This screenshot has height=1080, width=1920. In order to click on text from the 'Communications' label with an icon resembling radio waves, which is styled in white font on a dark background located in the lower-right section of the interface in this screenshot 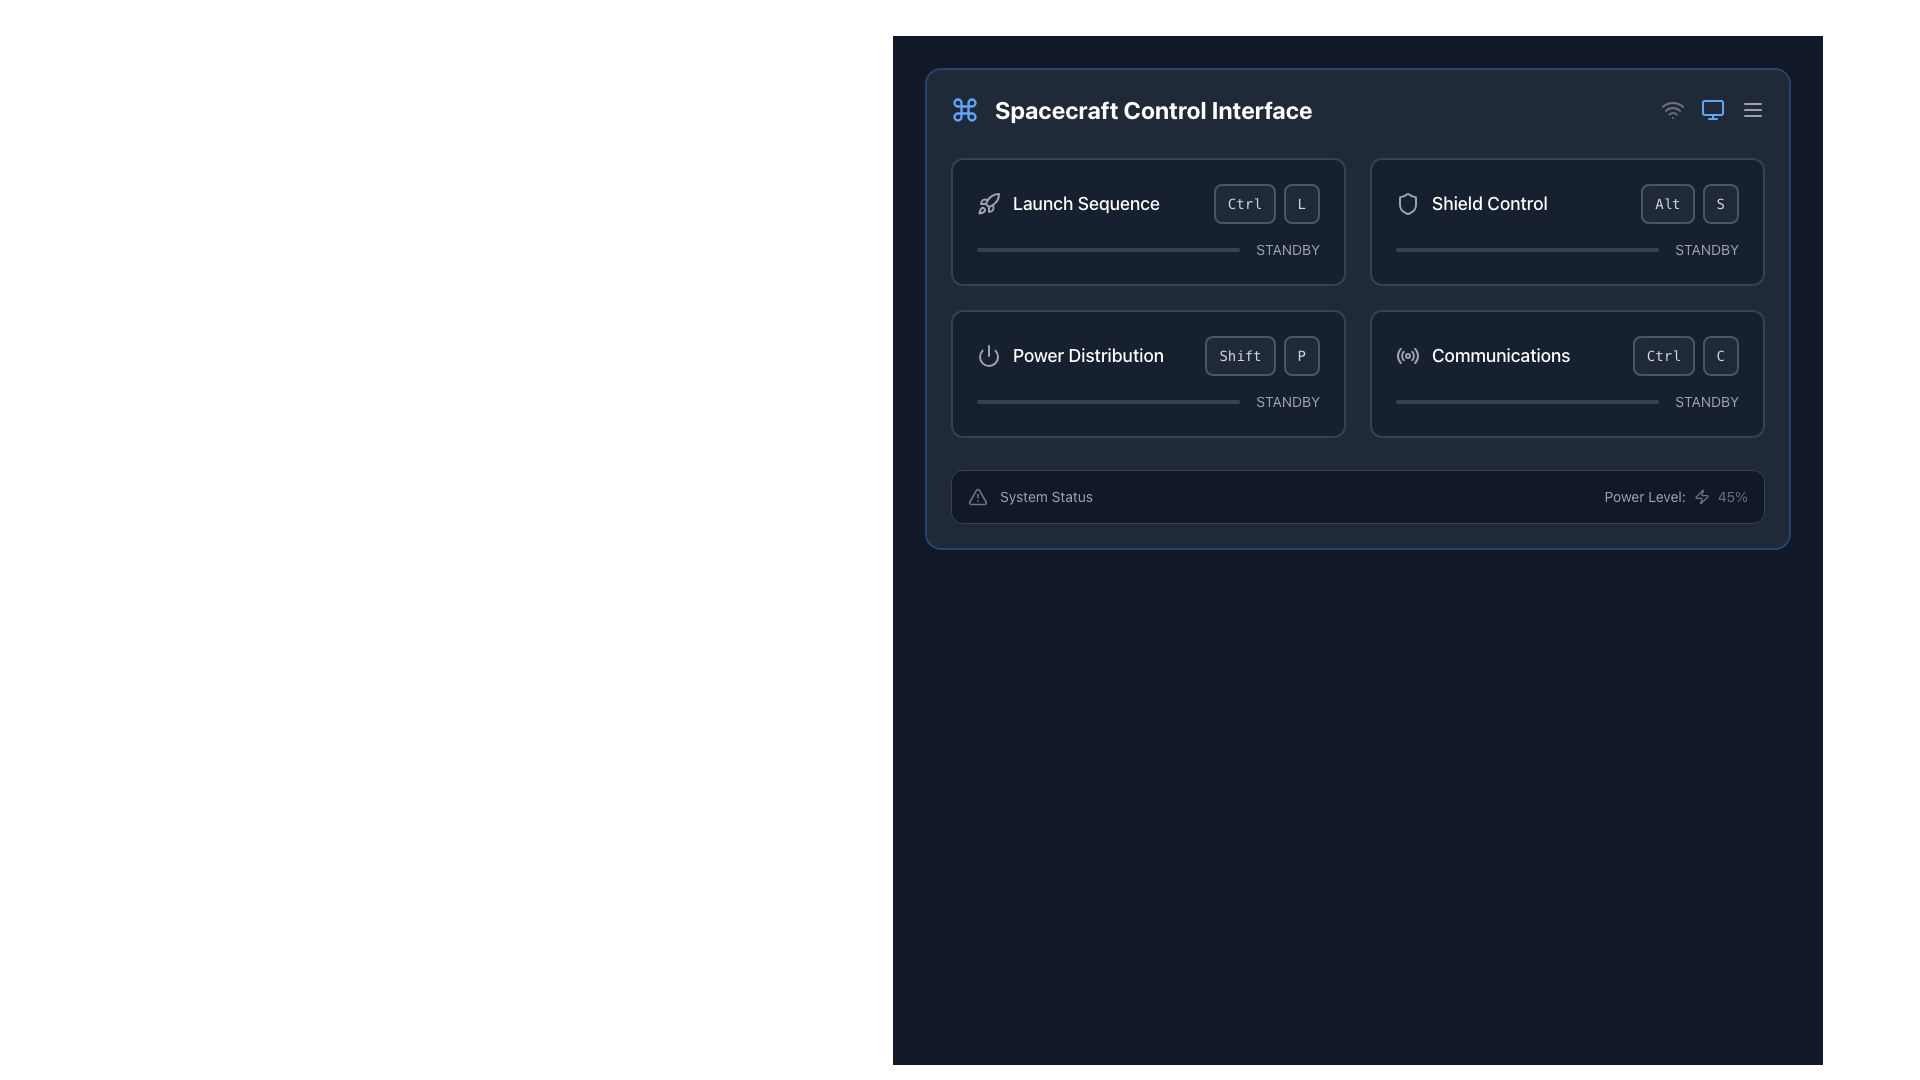, I will do `click(1483, 354)`.